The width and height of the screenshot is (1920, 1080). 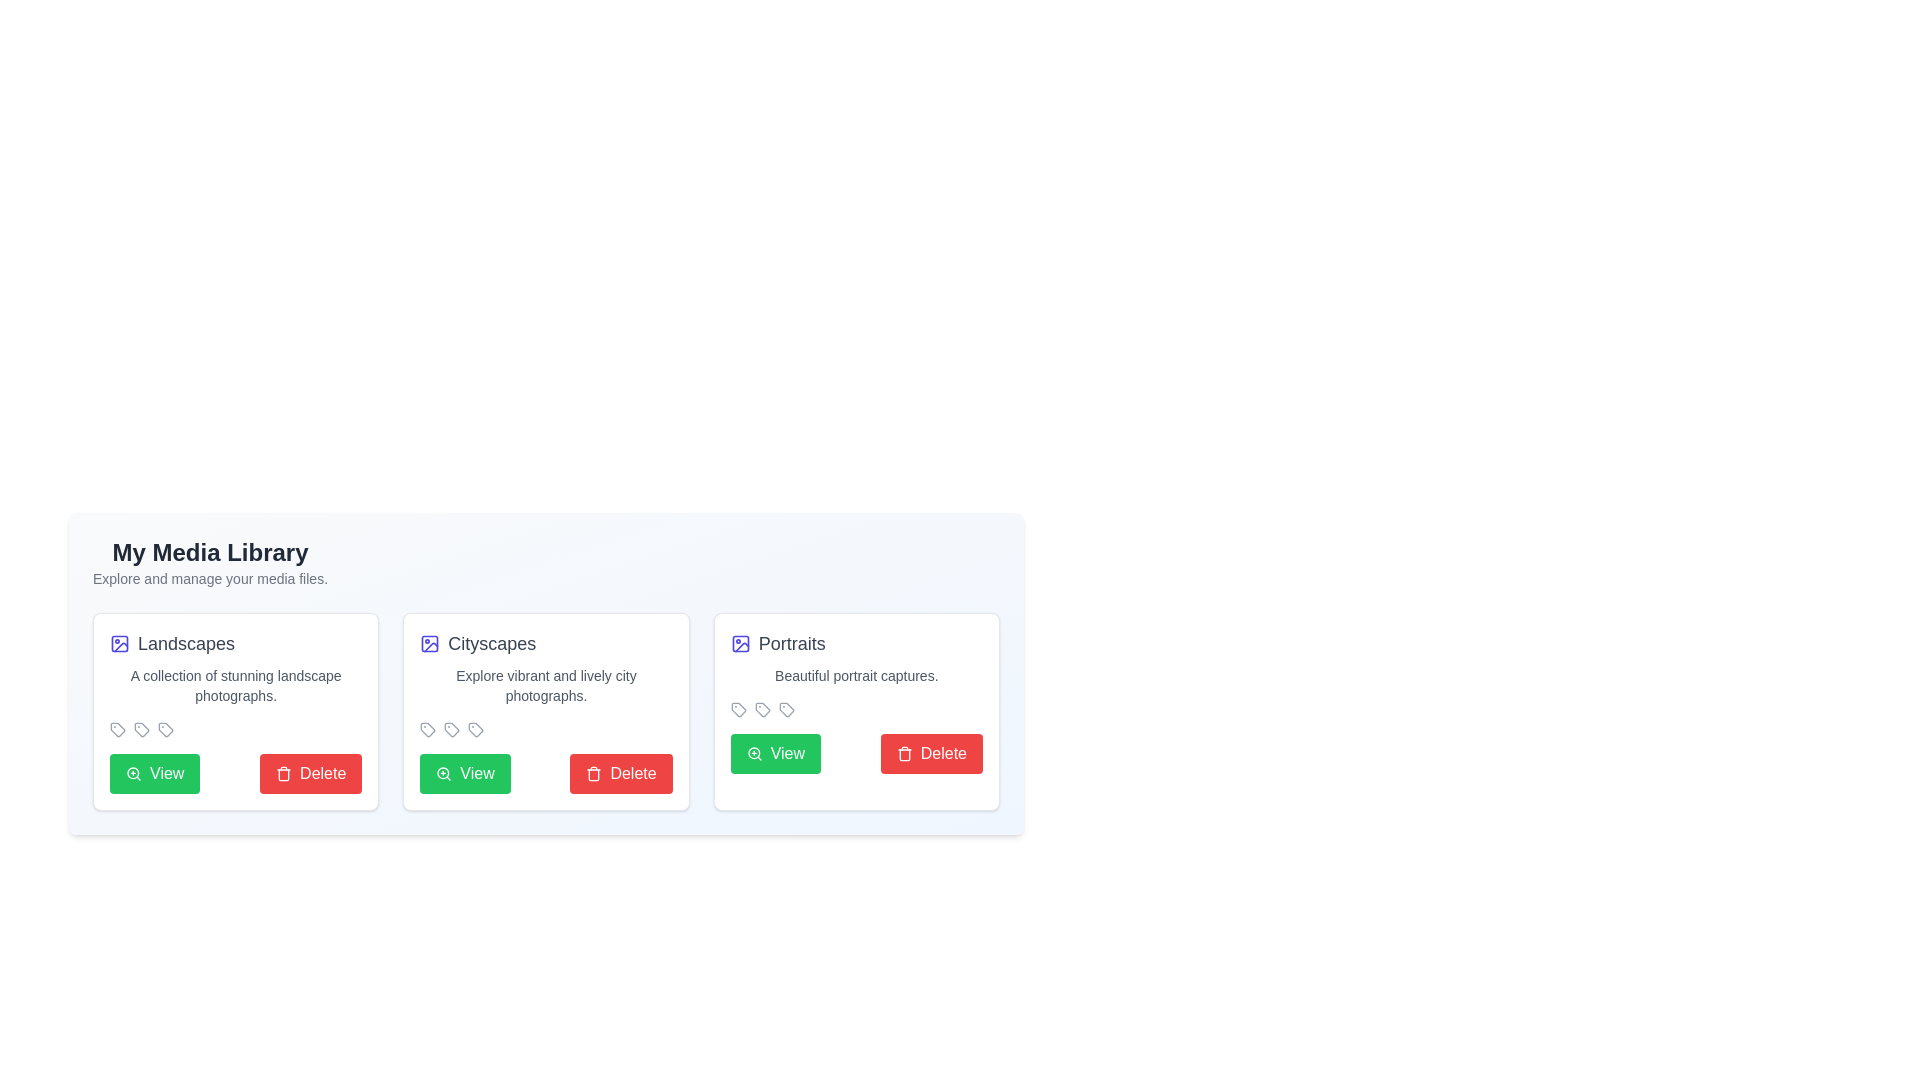 What do you see at coordinates (166, 729) in the screenshot?
I see `the tag-like icon with rounded edges located in the 'Landscapes' card, below the main description text` at bounding box center [166, 729].